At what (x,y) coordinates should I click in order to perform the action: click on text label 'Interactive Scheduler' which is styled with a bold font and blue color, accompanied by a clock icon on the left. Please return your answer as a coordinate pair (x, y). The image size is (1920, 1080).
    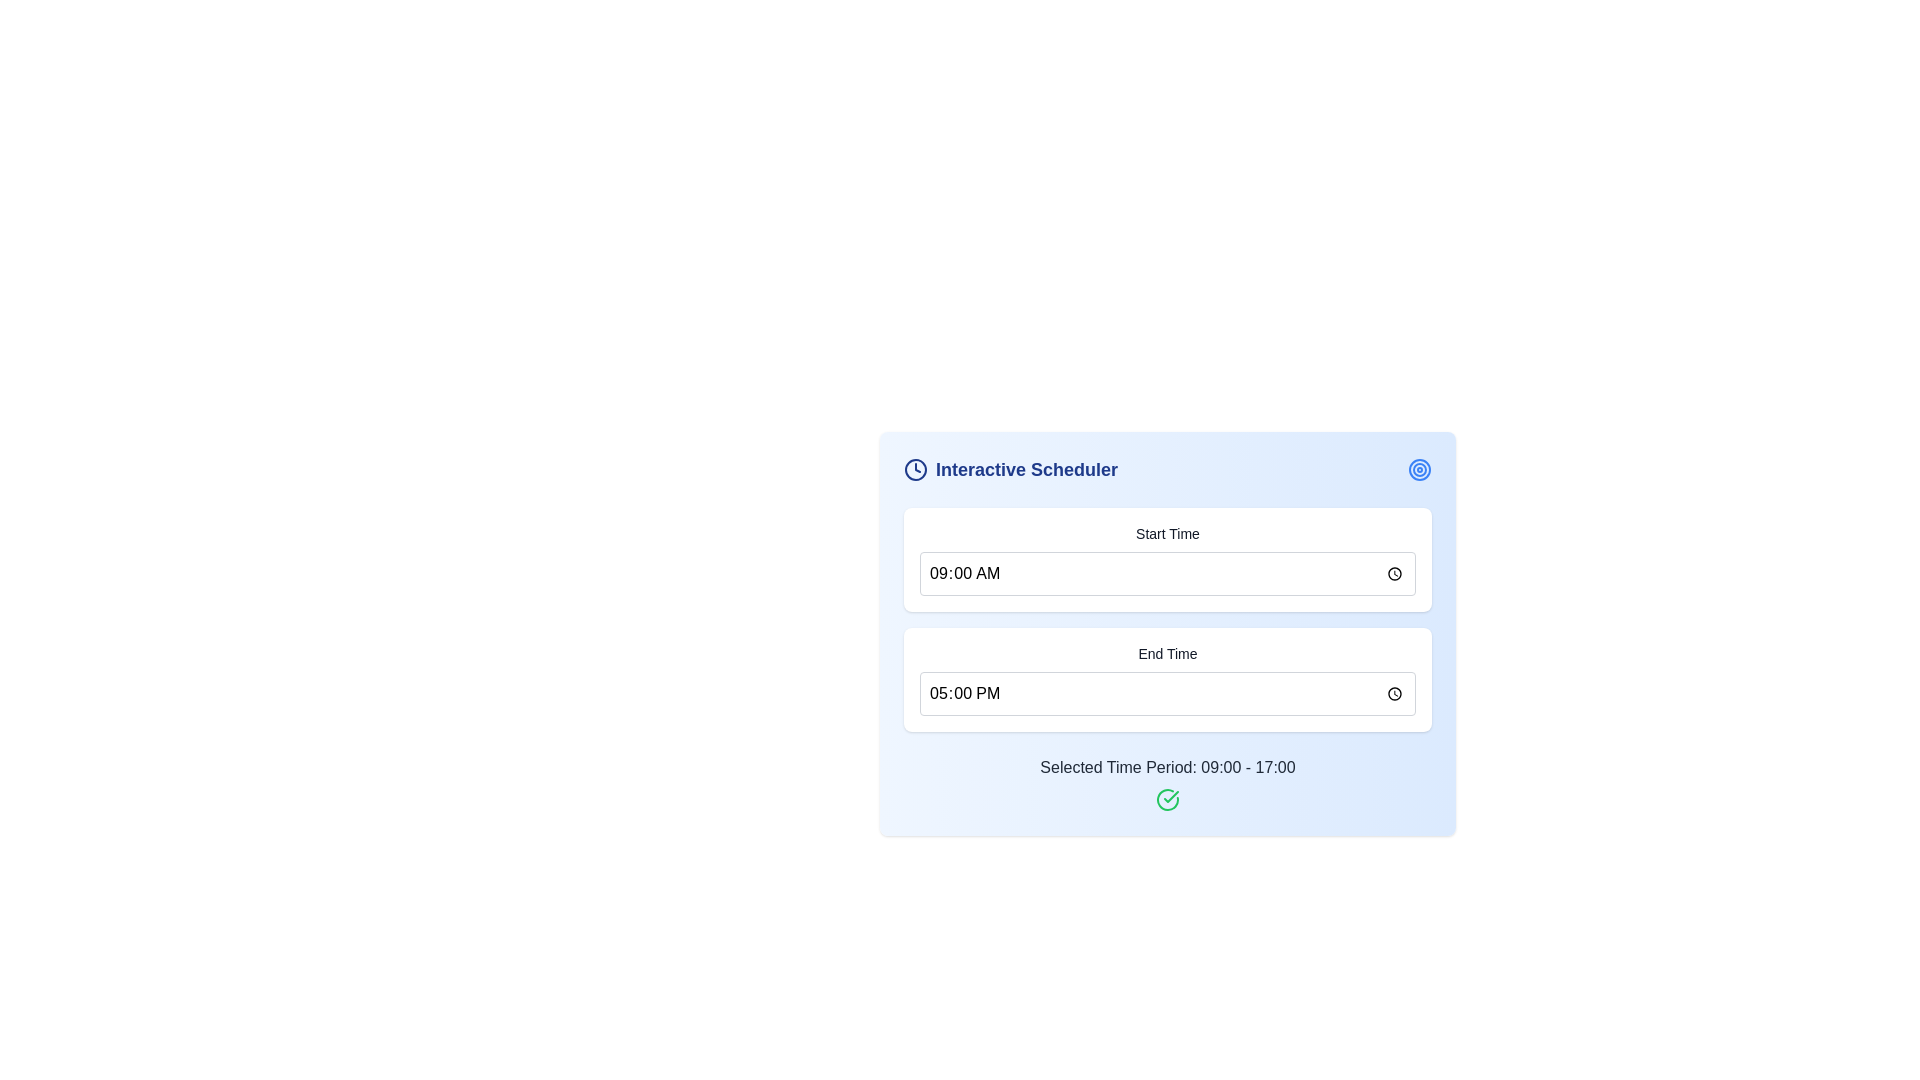
    Looking at the image, I should click on (1011, 470).